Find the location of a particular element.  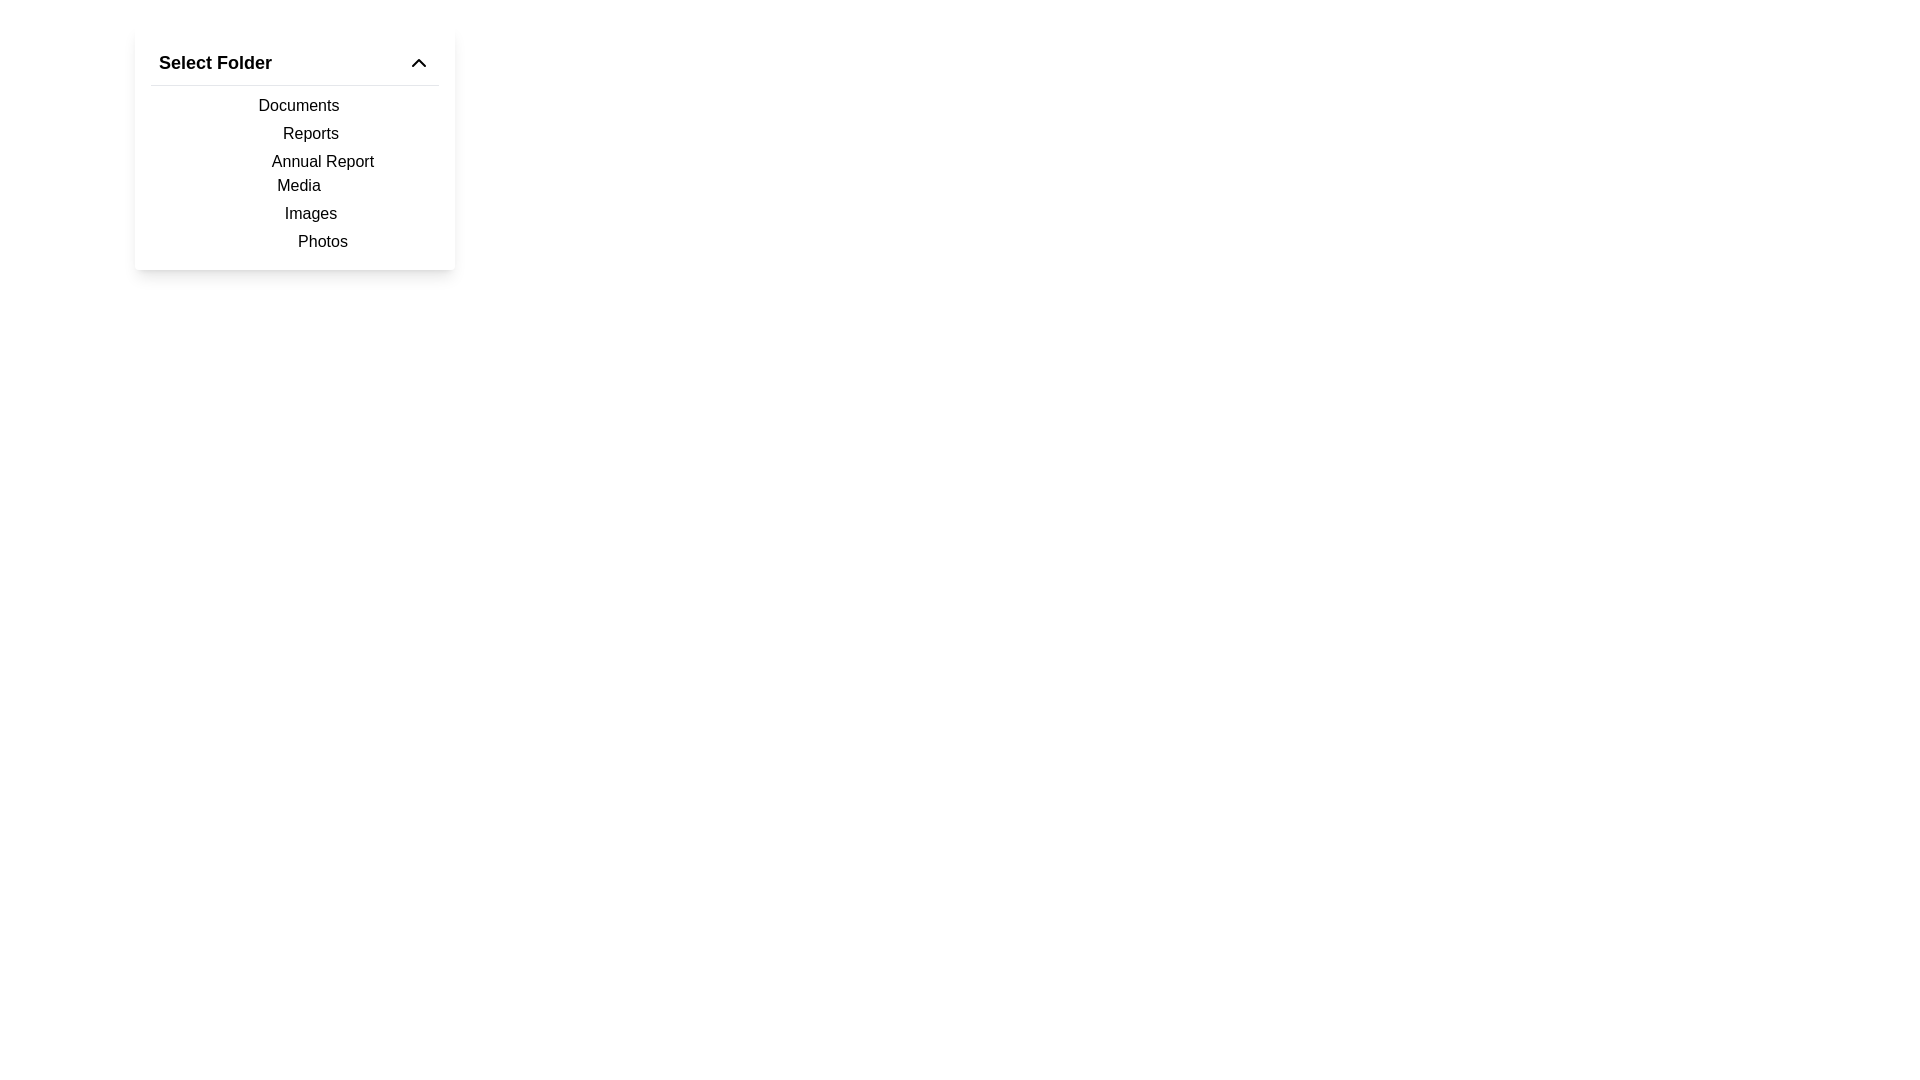

the List item containing 'Images' above and 'Photos' below in the Select Folder dropdown menu is located at coordinates (306, 226).